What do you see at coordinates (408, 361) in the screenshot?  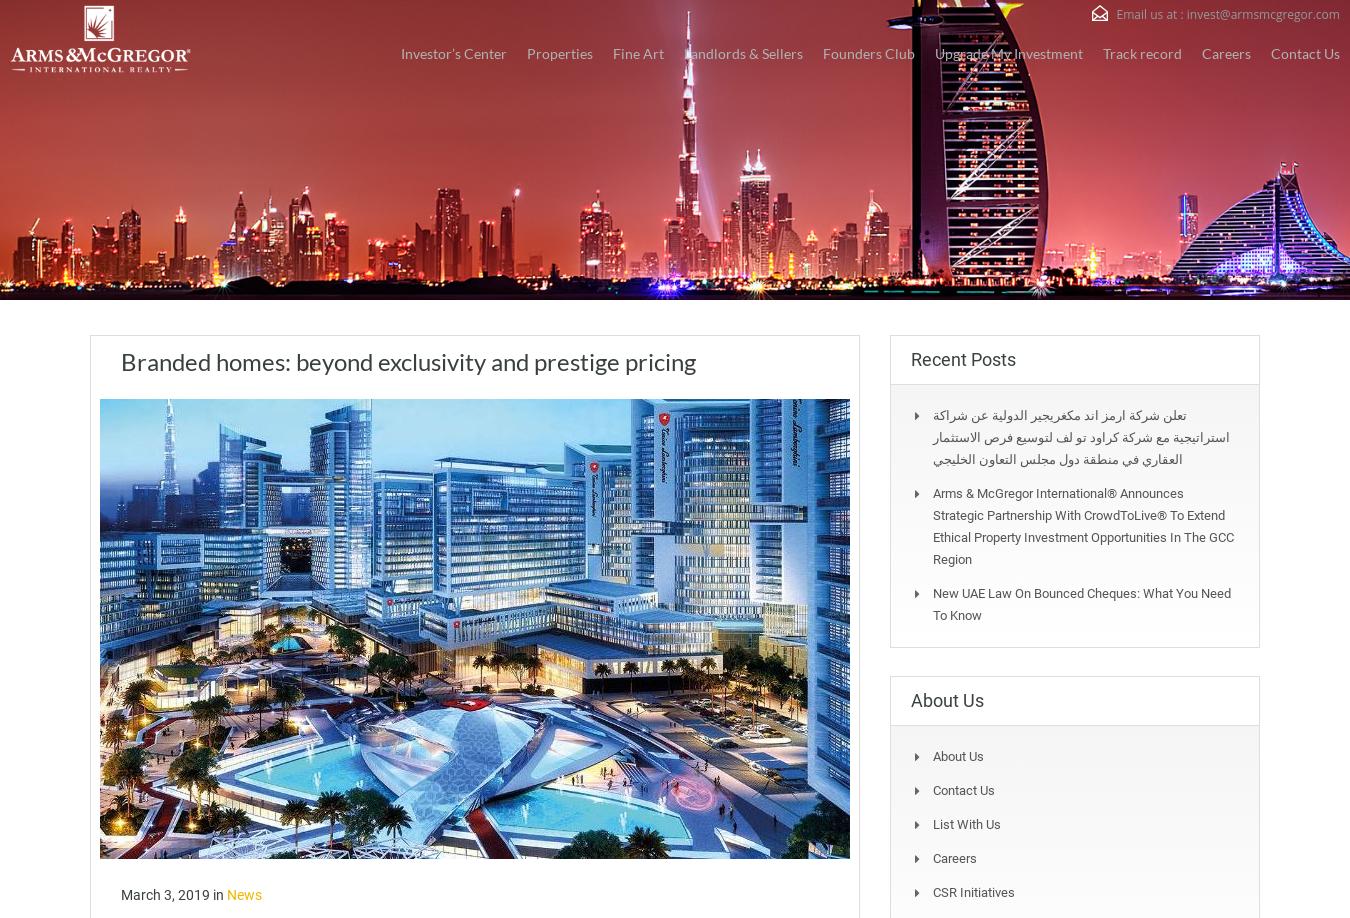 I see `'Branded homes: beyond exclusivity and prestige pricing'` at bounding box center [408, 361].